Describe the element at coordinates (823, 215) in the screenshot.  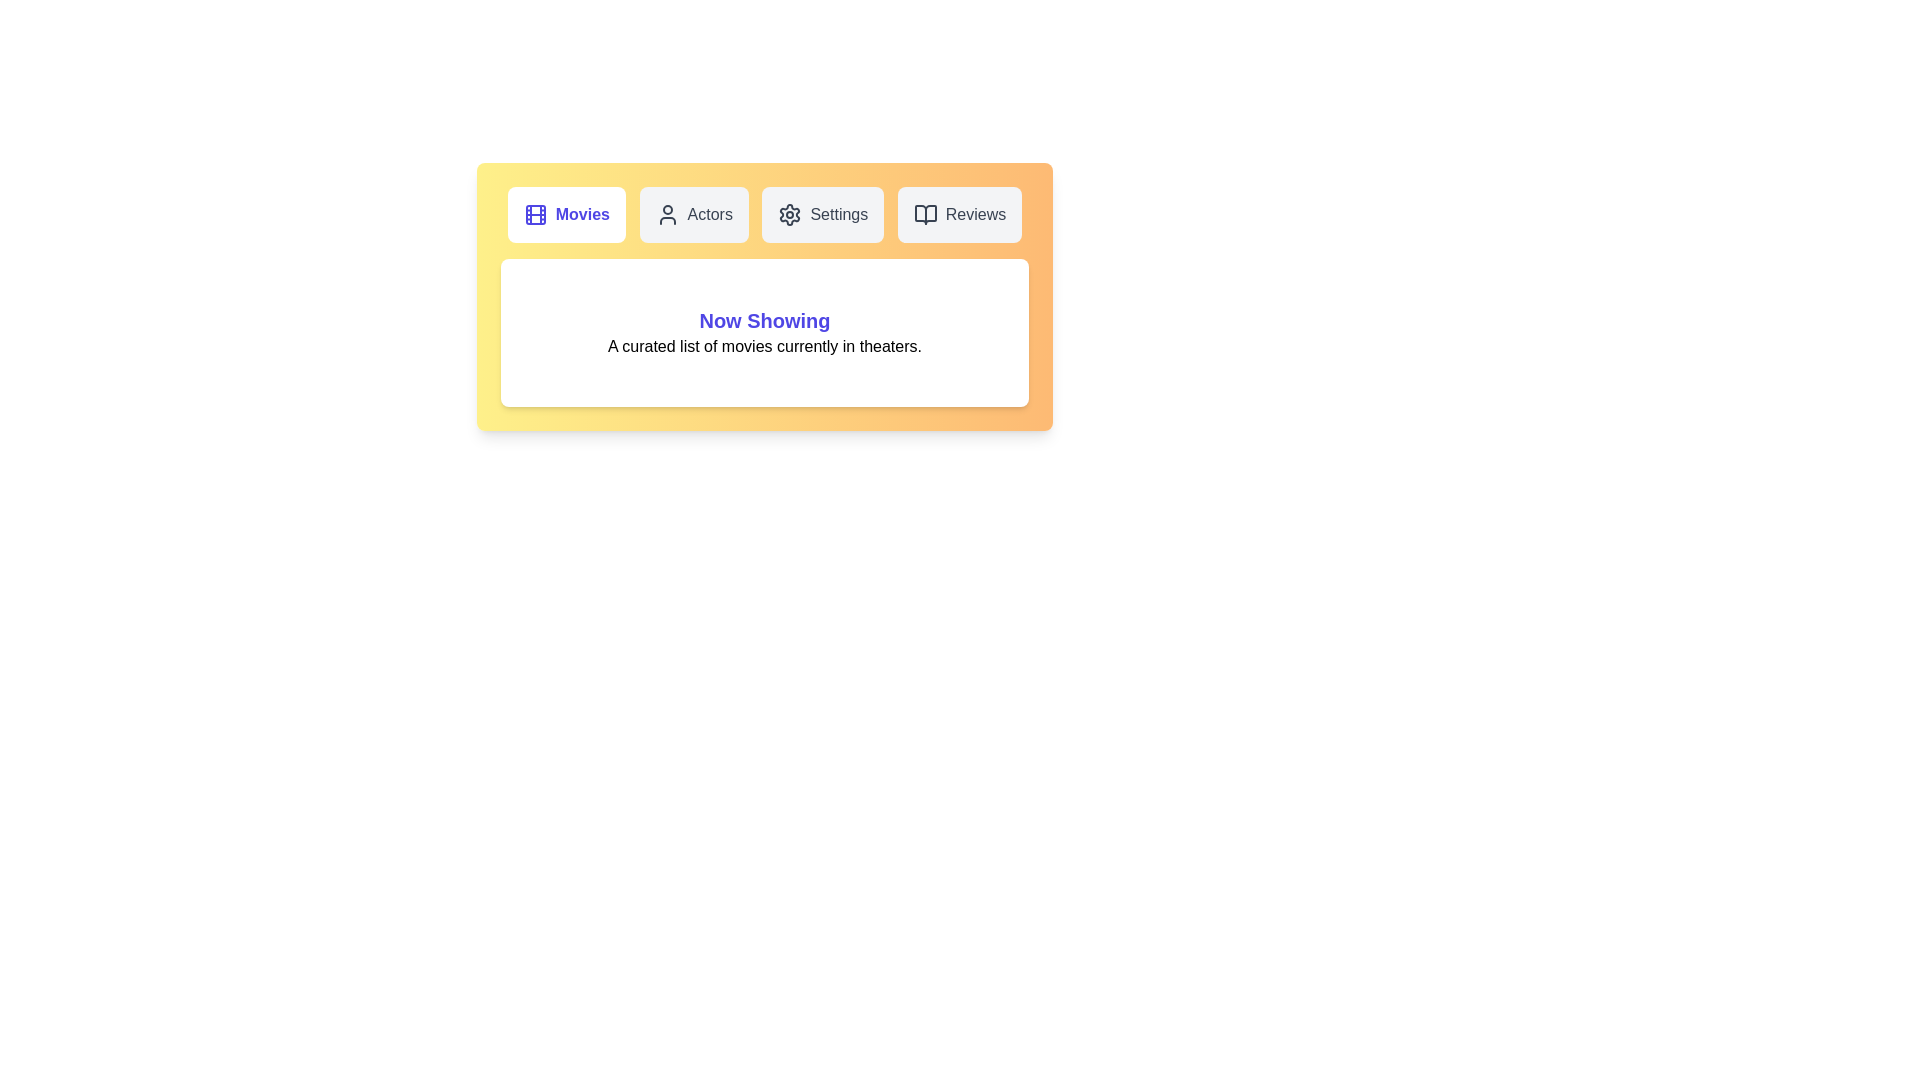
I see `the tab labeled Settings` at that location.